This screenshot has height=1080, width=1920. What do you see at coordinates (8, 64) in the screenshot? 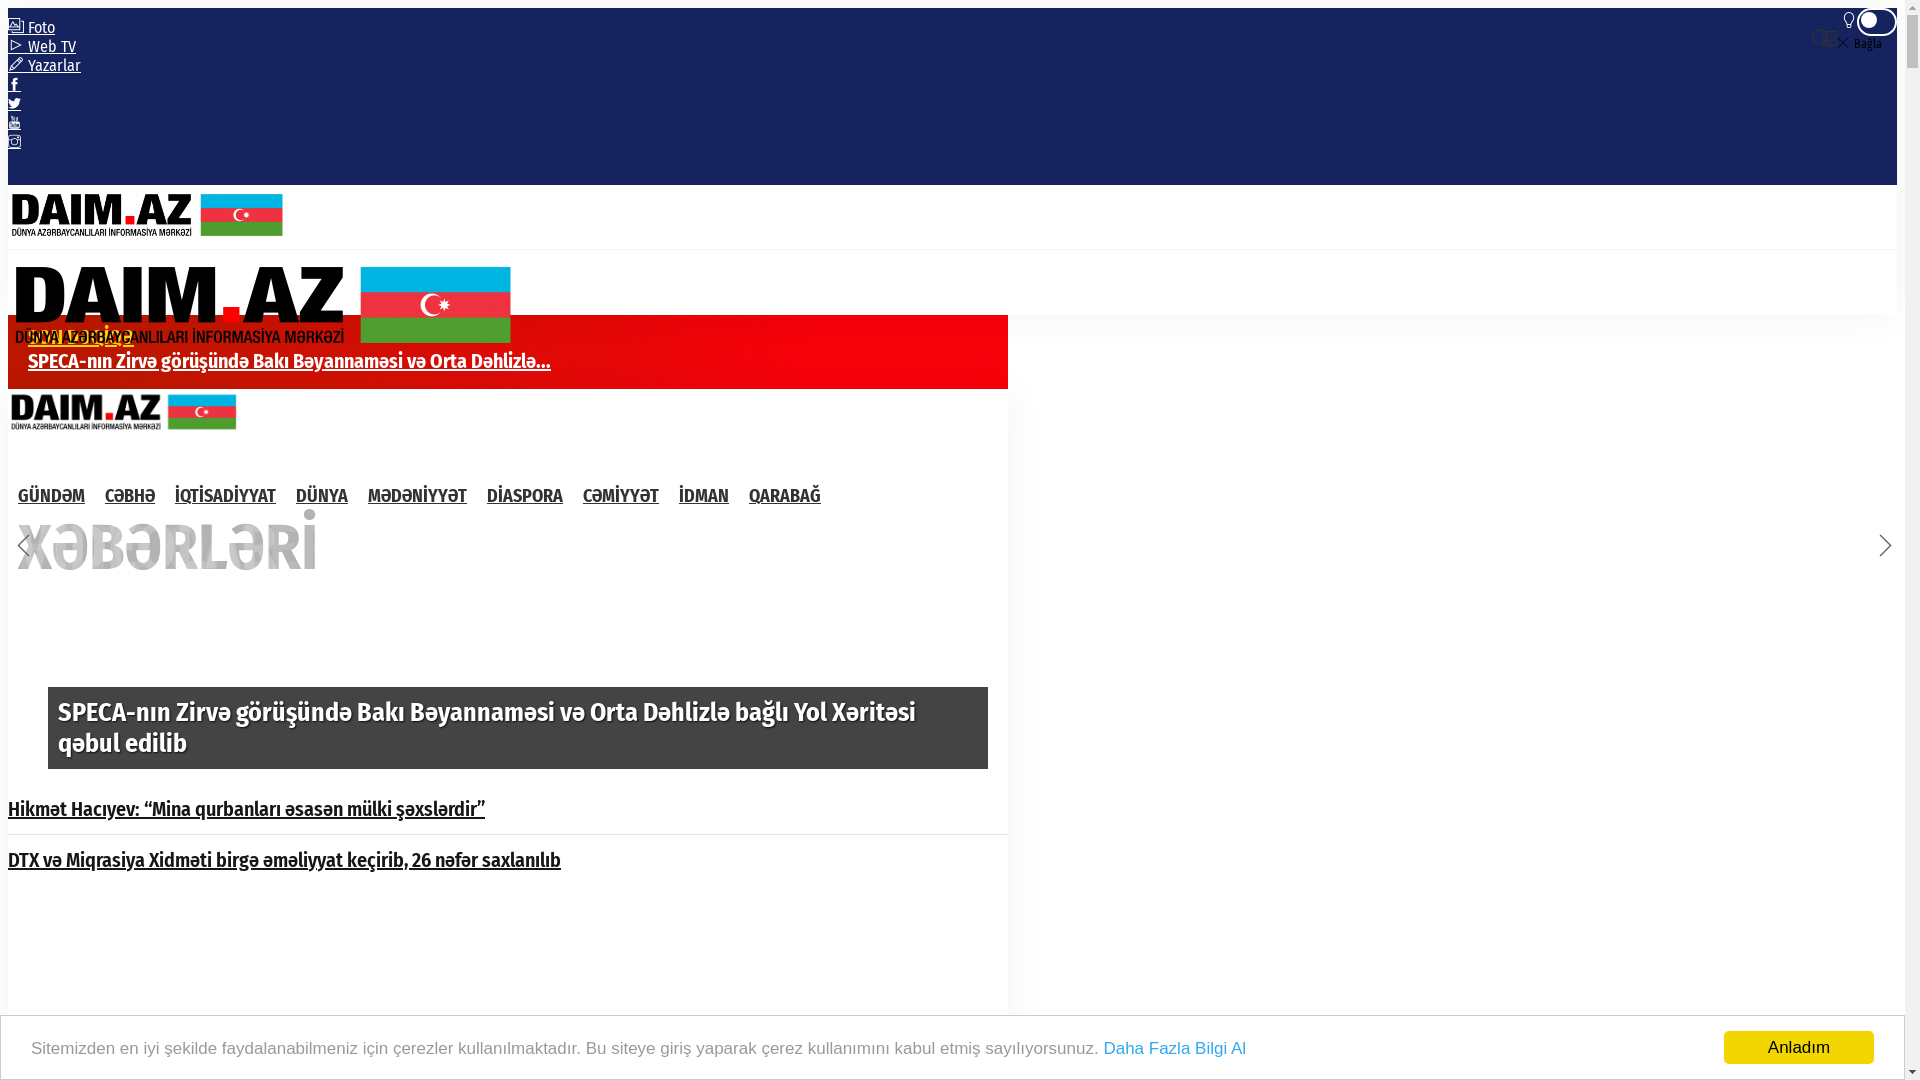
I see `'Yazarlar'` at bounding box center [8, 64].